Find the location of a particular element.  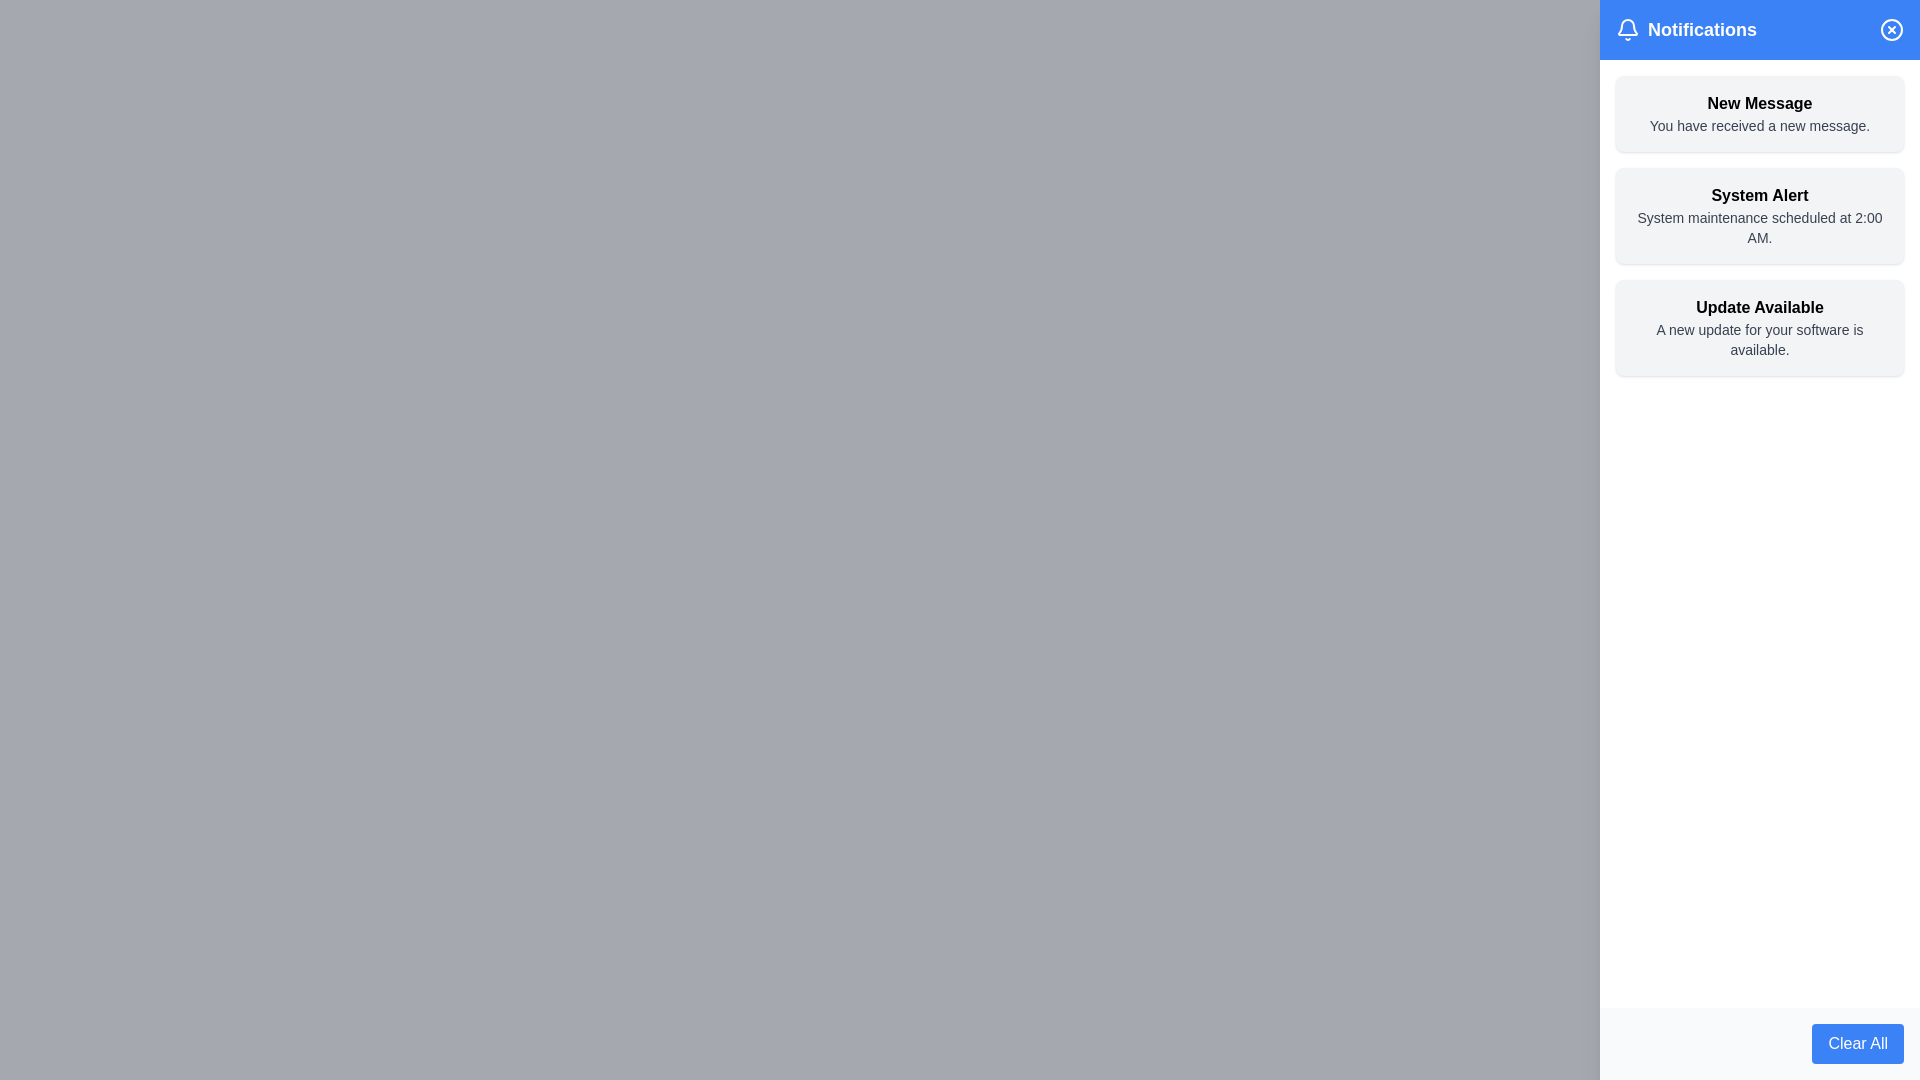

the third notification card in the vertical notification panel that informs the user about an available software update is located at coordinates (1760, 326).